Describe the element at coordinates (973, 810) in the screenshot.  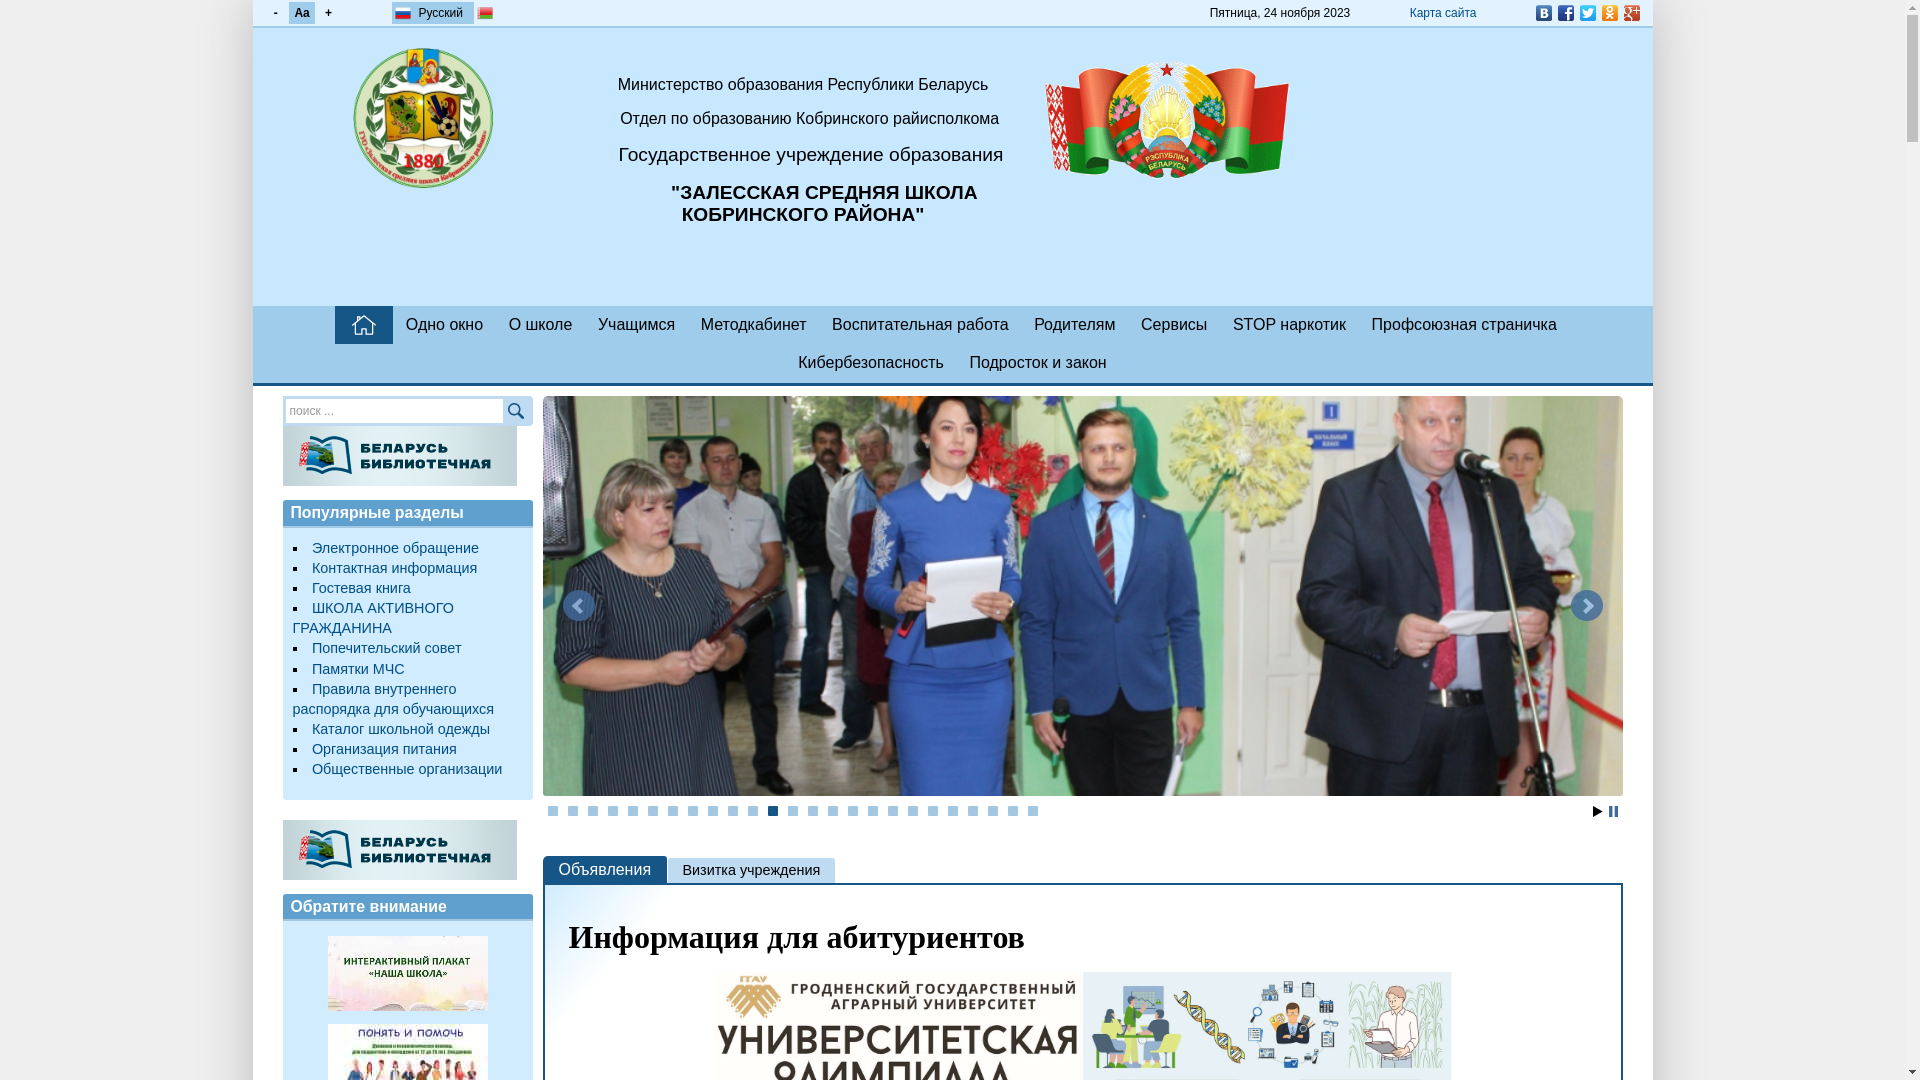
I see `'22'` at that location.